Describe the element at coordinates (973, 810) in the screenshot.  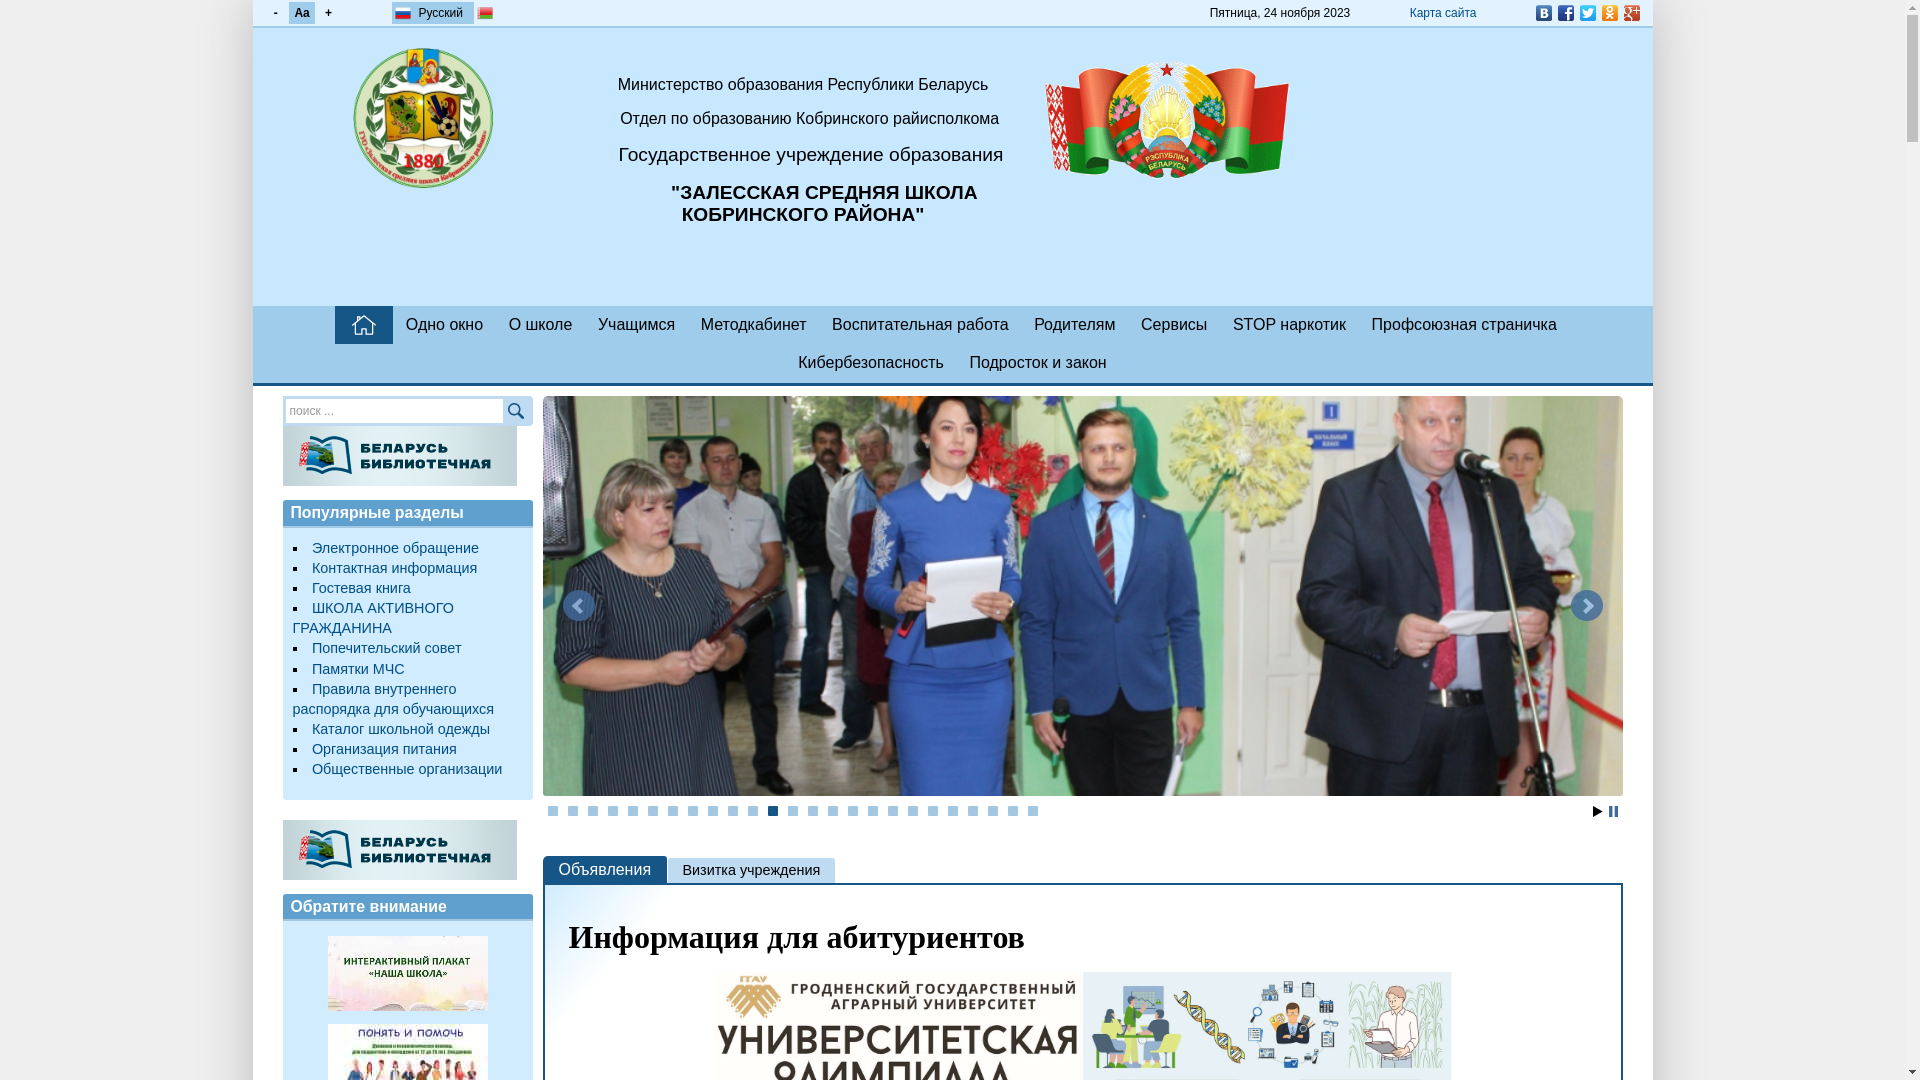
I see `'22'` at that location.